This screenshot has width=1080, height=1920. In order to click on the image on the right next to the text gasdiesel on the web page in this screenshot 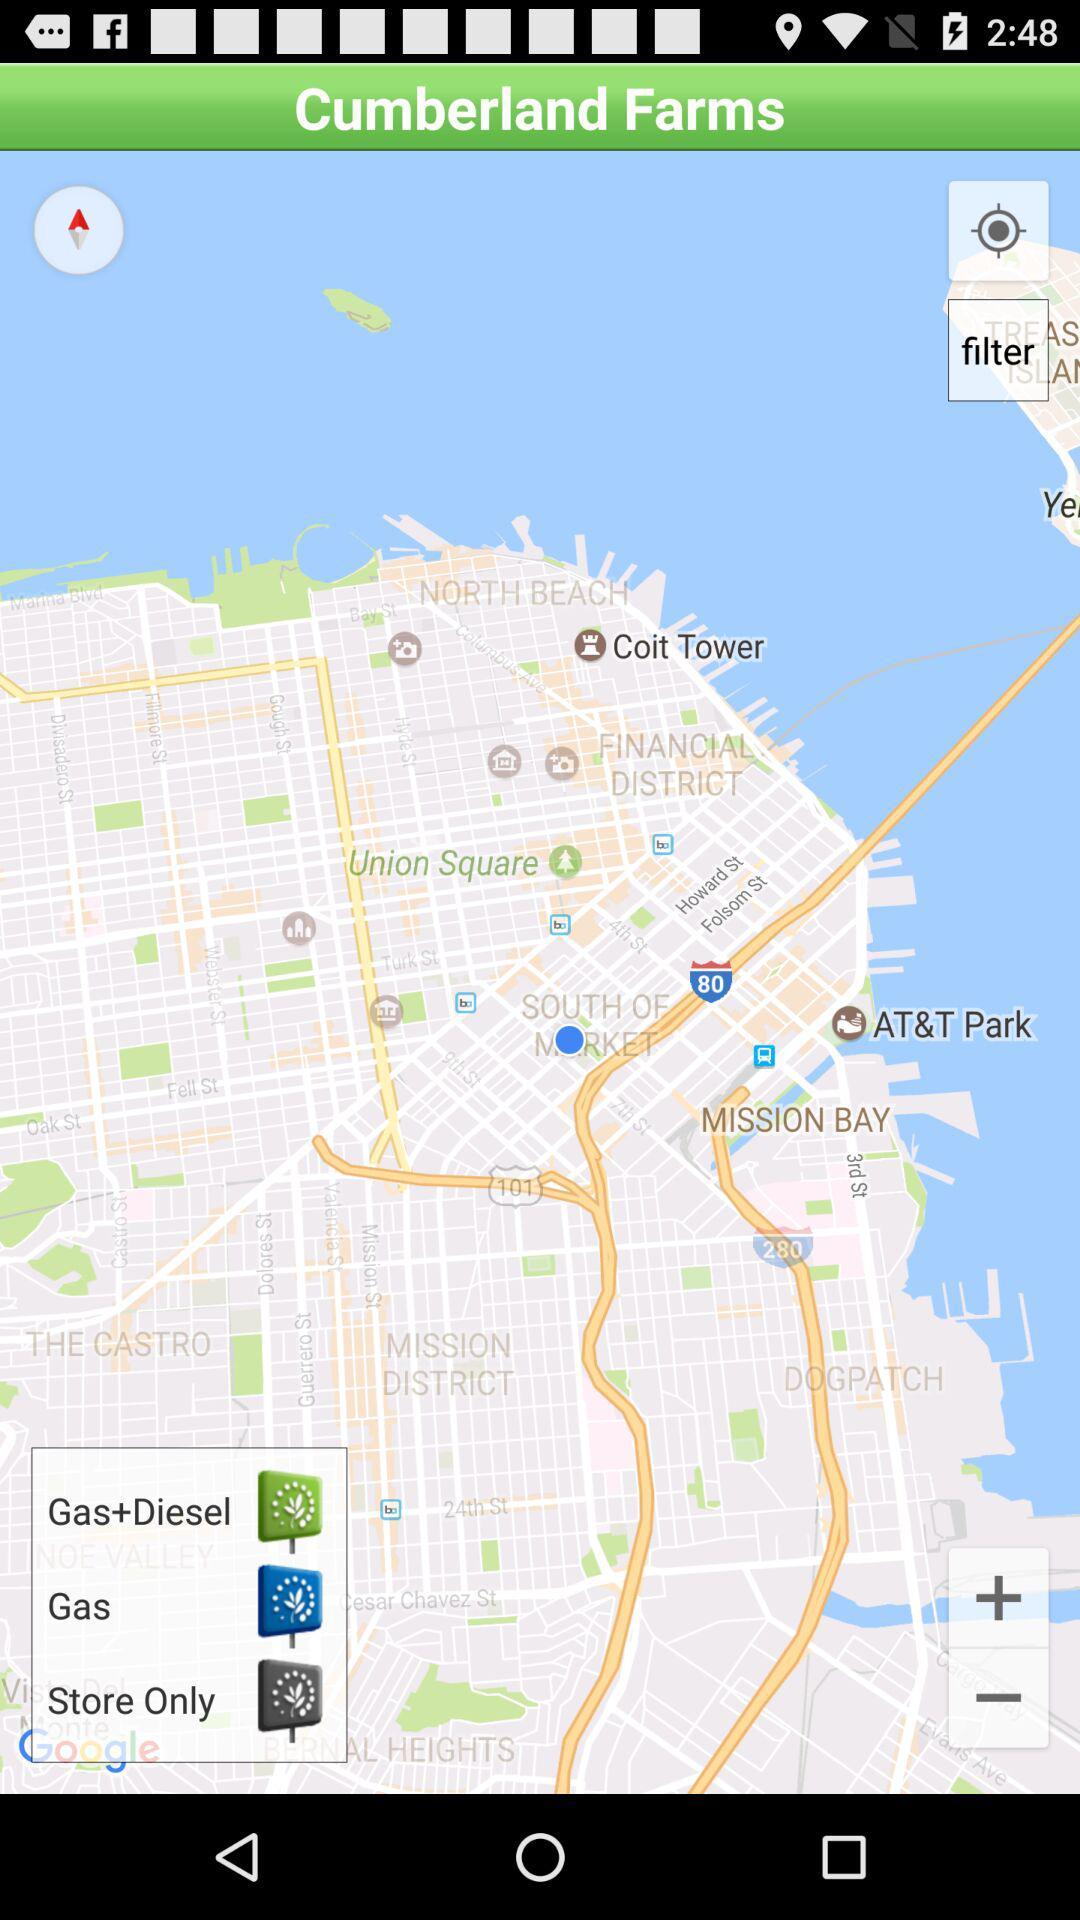, I will do `click(289, 1510)`.